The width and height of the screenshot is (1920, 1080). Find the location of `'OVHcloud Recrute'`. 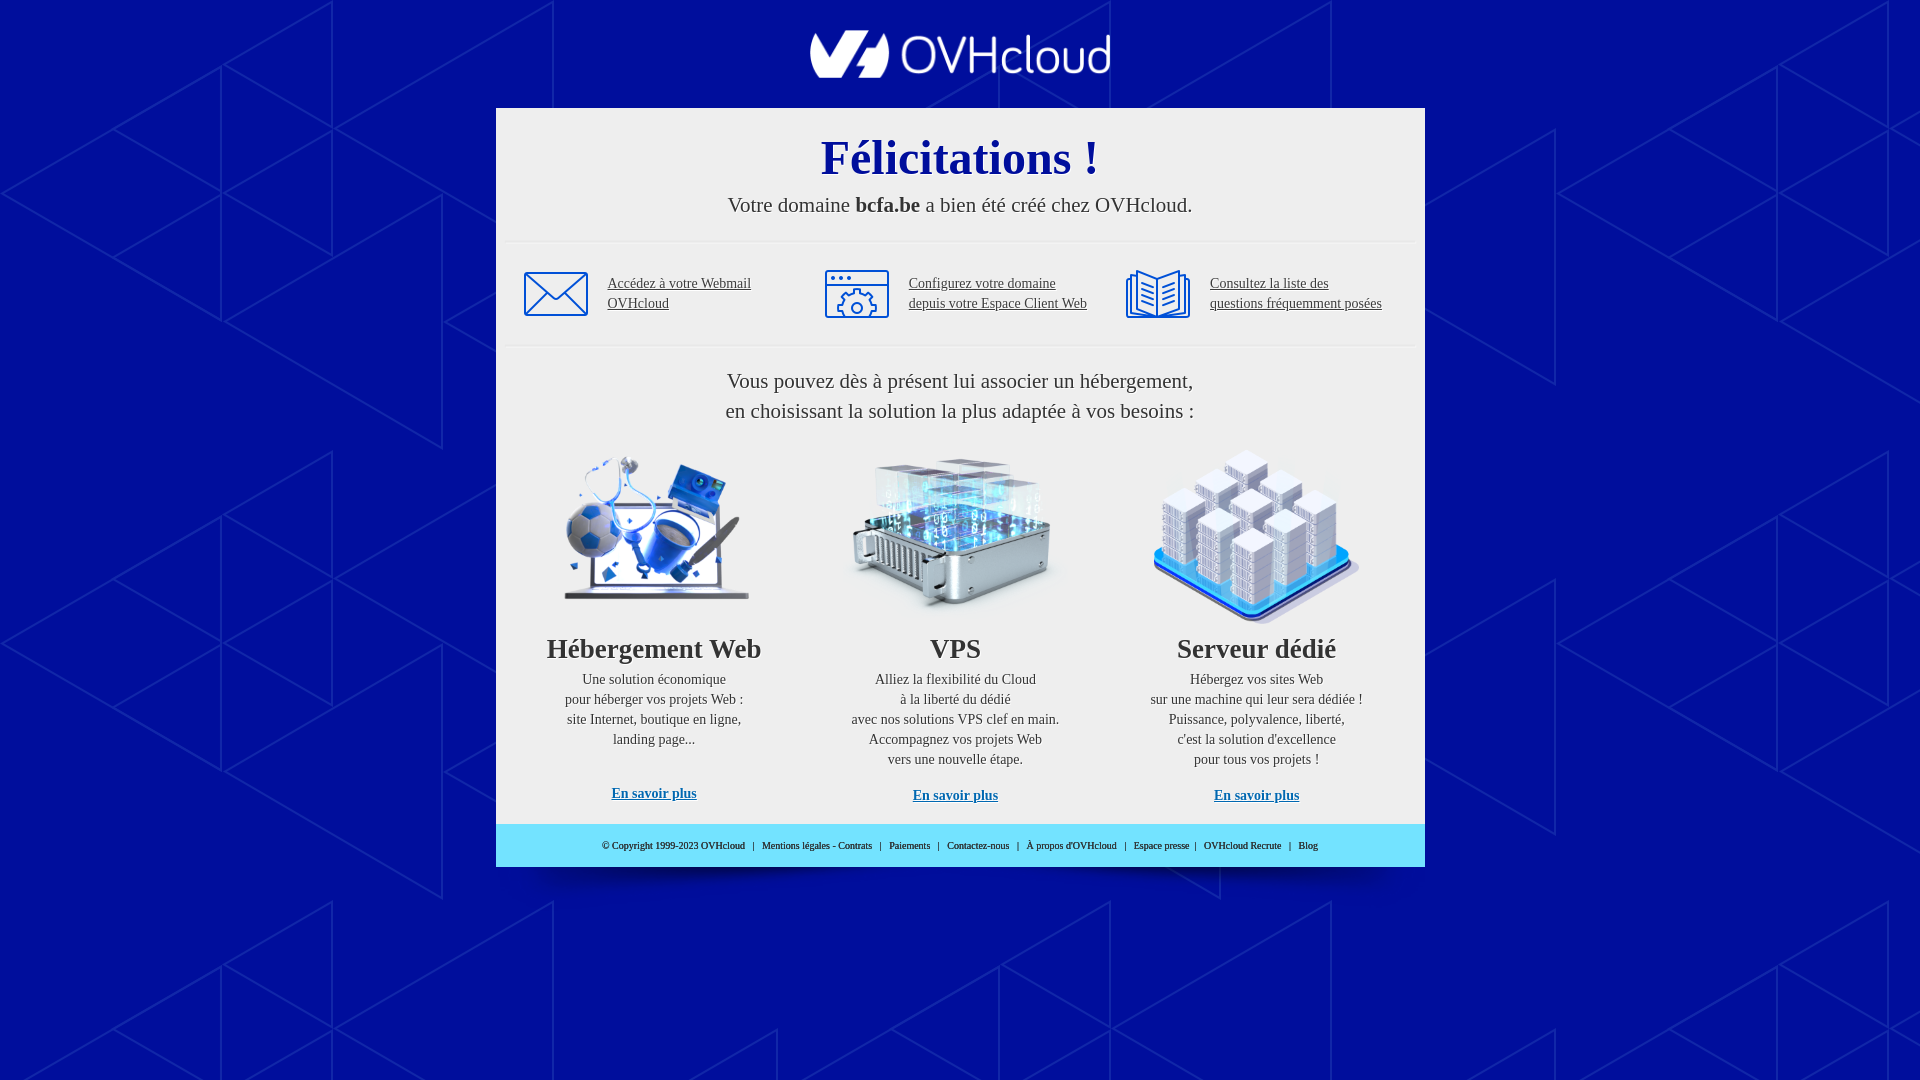

'OVHcloud Recrute' is located at coordinates (1241, 845).